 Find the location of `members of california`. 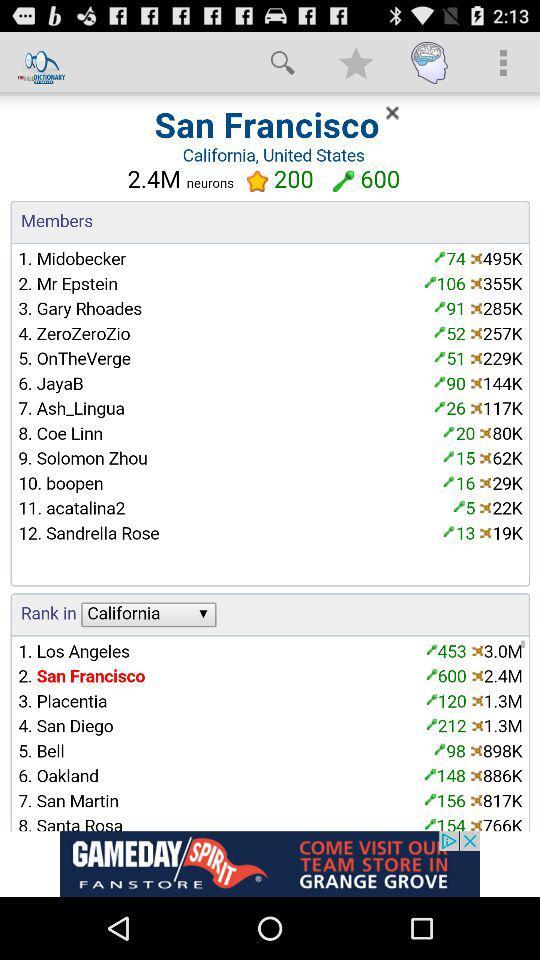

members of california is located at coordinates (270, 462).